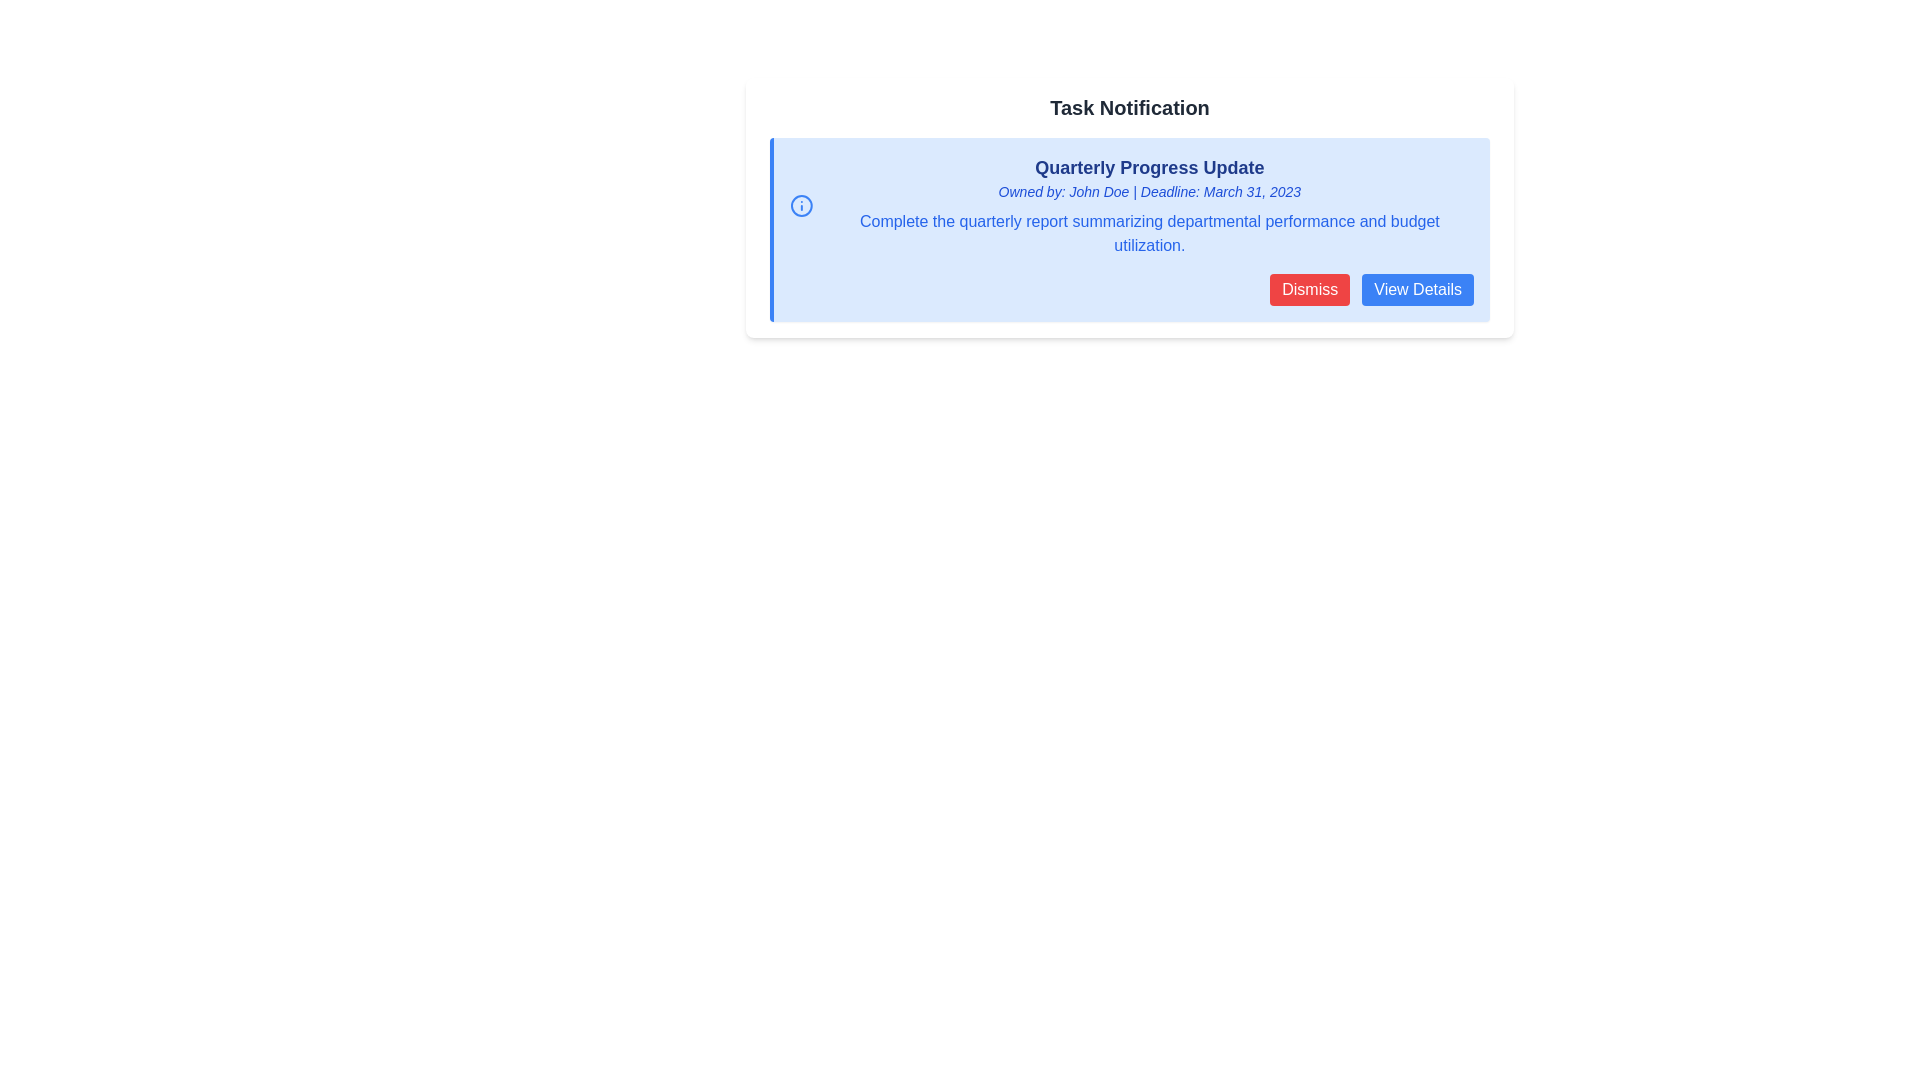 The height and width of the screenshot is (1080, 1920). What do you see at coordinates (1149, 205) in the screenshot?
I see `text block titled 'Quarterly Progress Update' which contains important information about ownership and deadlines, as well as a description of the quarterly report requirements` at bounding box center [1149, 205].